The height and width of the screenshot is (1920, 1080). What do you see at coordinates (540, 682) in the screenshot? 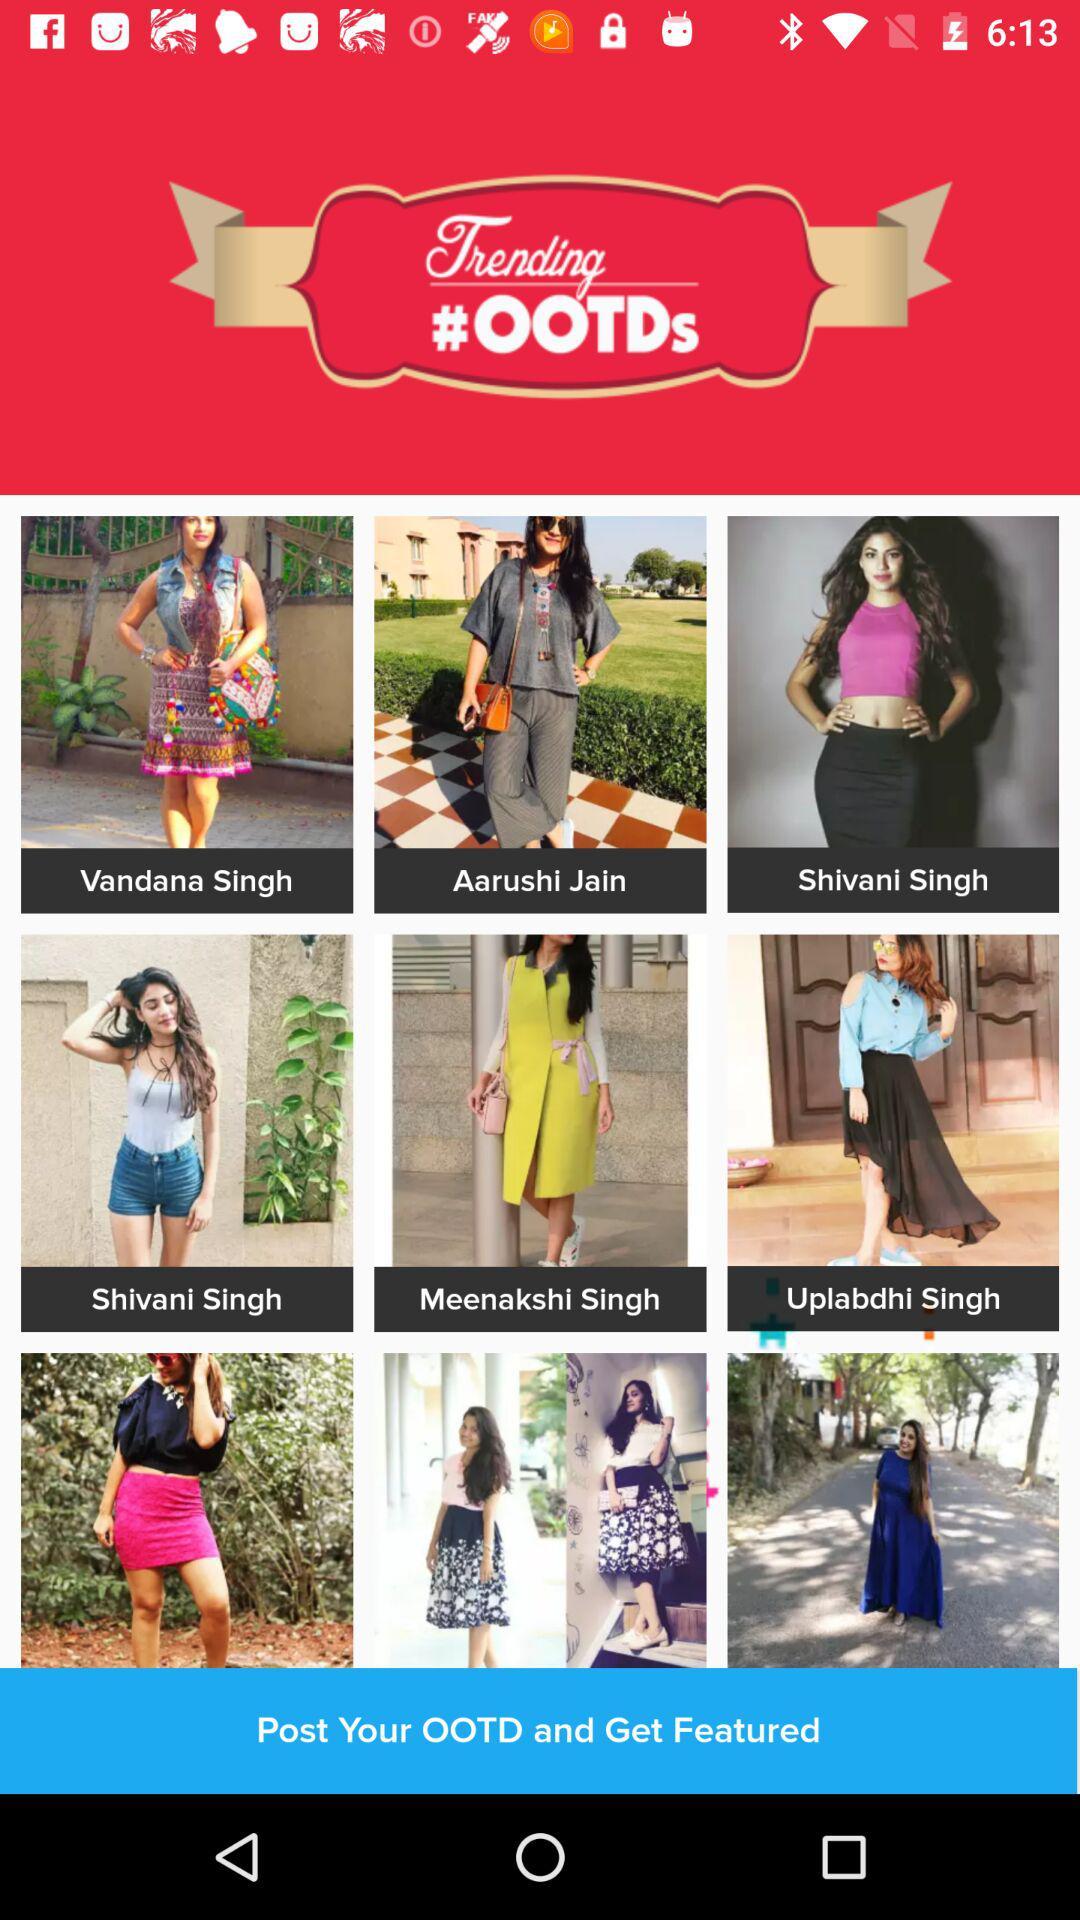
I see `advertisement page` at bounding box center [540, 682].